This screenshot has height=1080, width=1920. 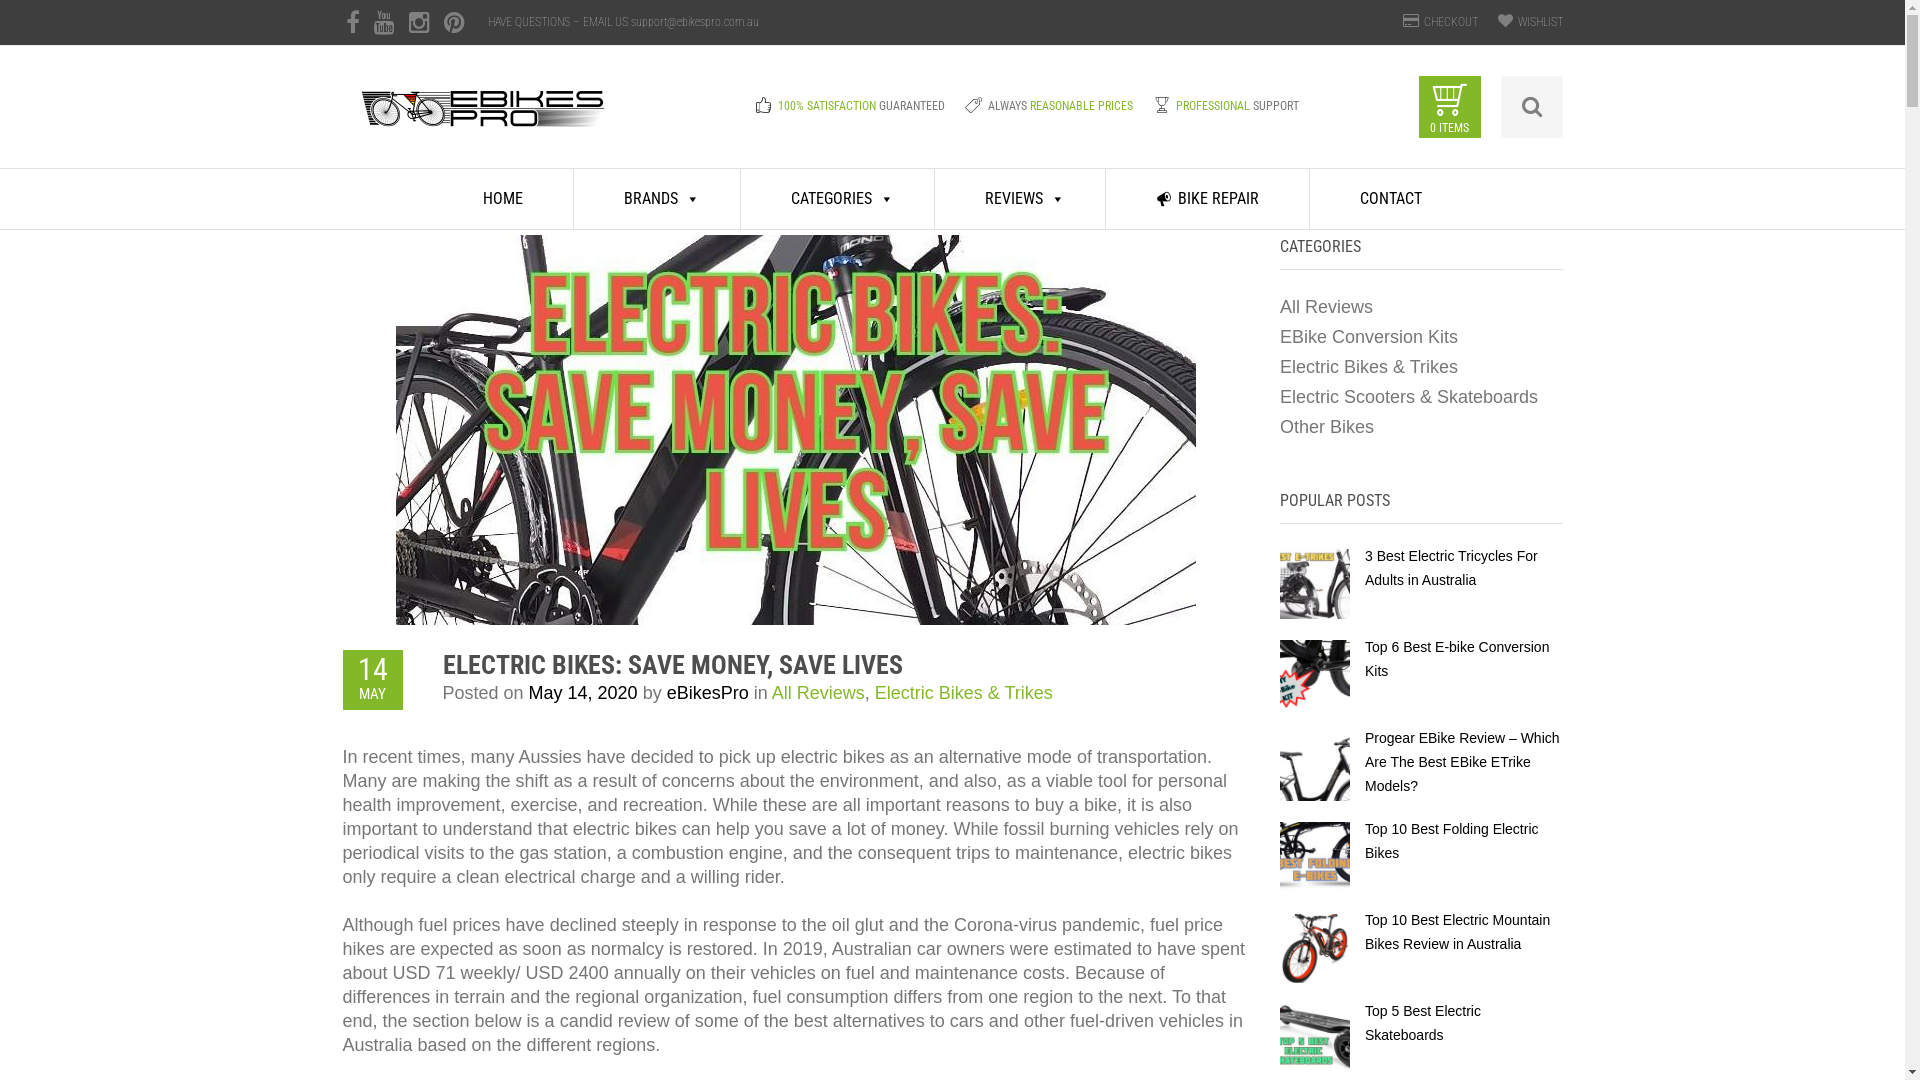 I want to click on 'EBike Conversion Kits', so click(x=1367, y=335).